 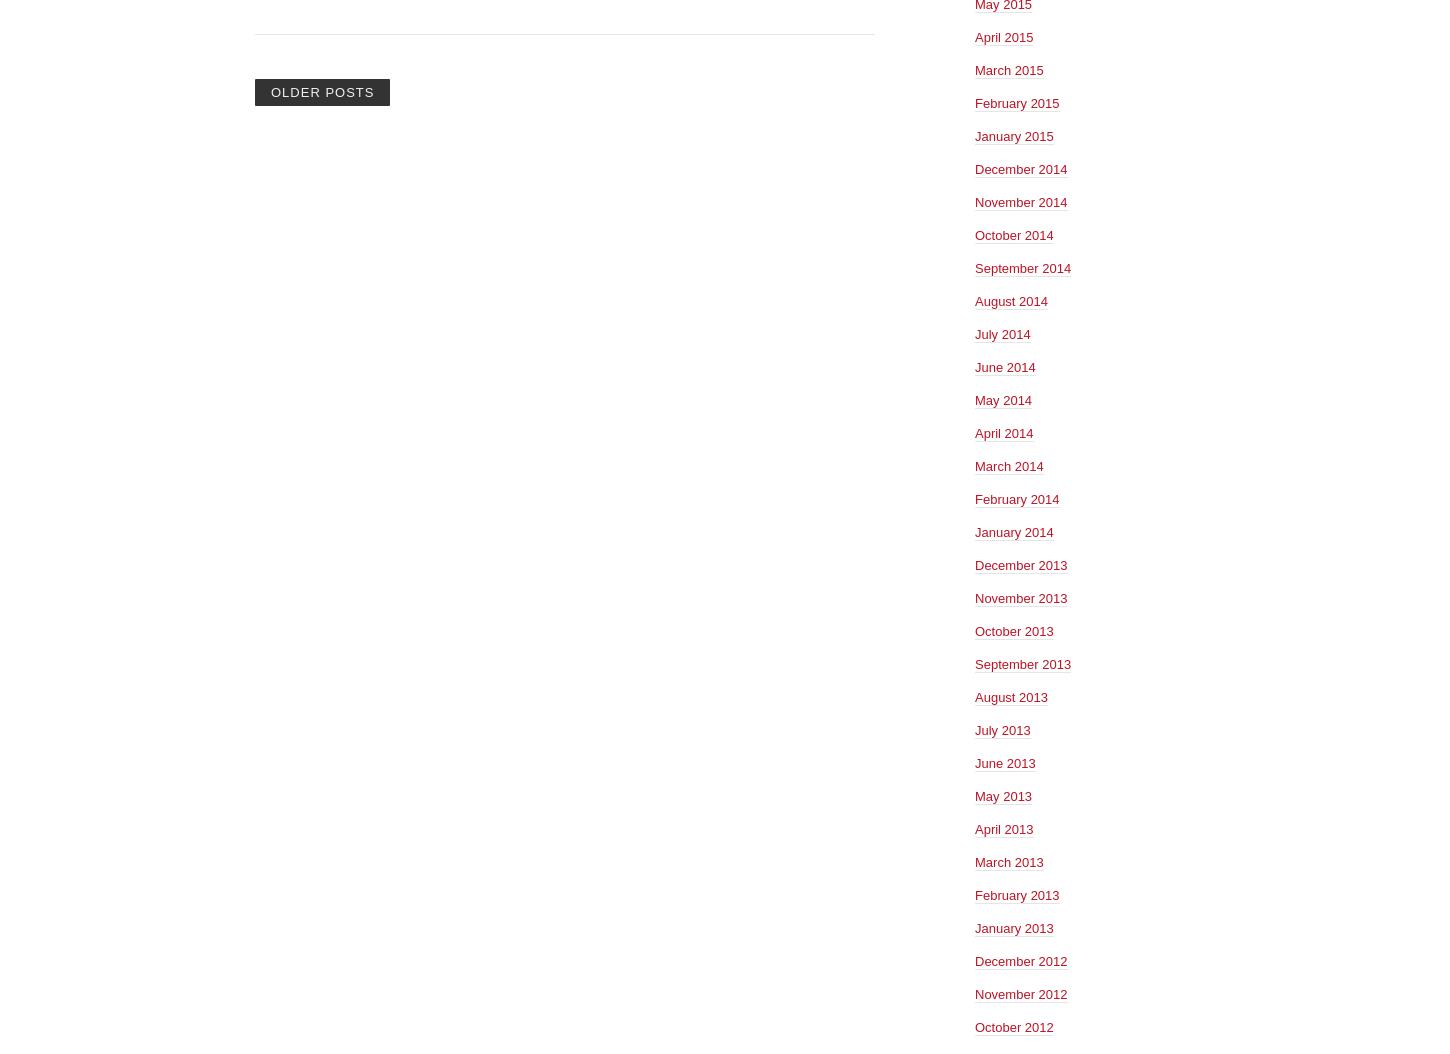 I want to click on 'March 2015', so click(x=1009, y=68).